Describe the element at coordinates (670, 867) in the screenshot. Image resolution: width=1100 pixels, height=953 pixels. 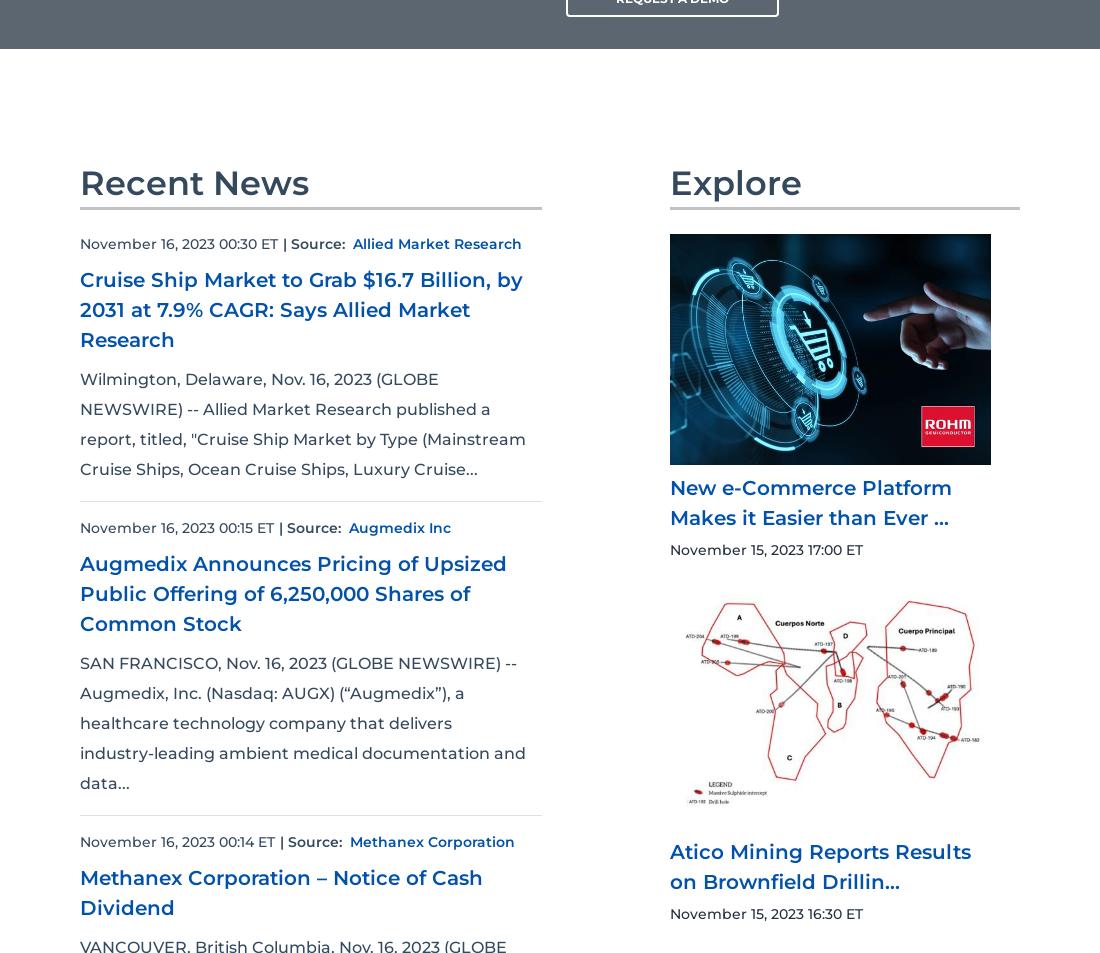
I see `'Atico Mining Reports Results on Brownfield Drillin...'` at that location.